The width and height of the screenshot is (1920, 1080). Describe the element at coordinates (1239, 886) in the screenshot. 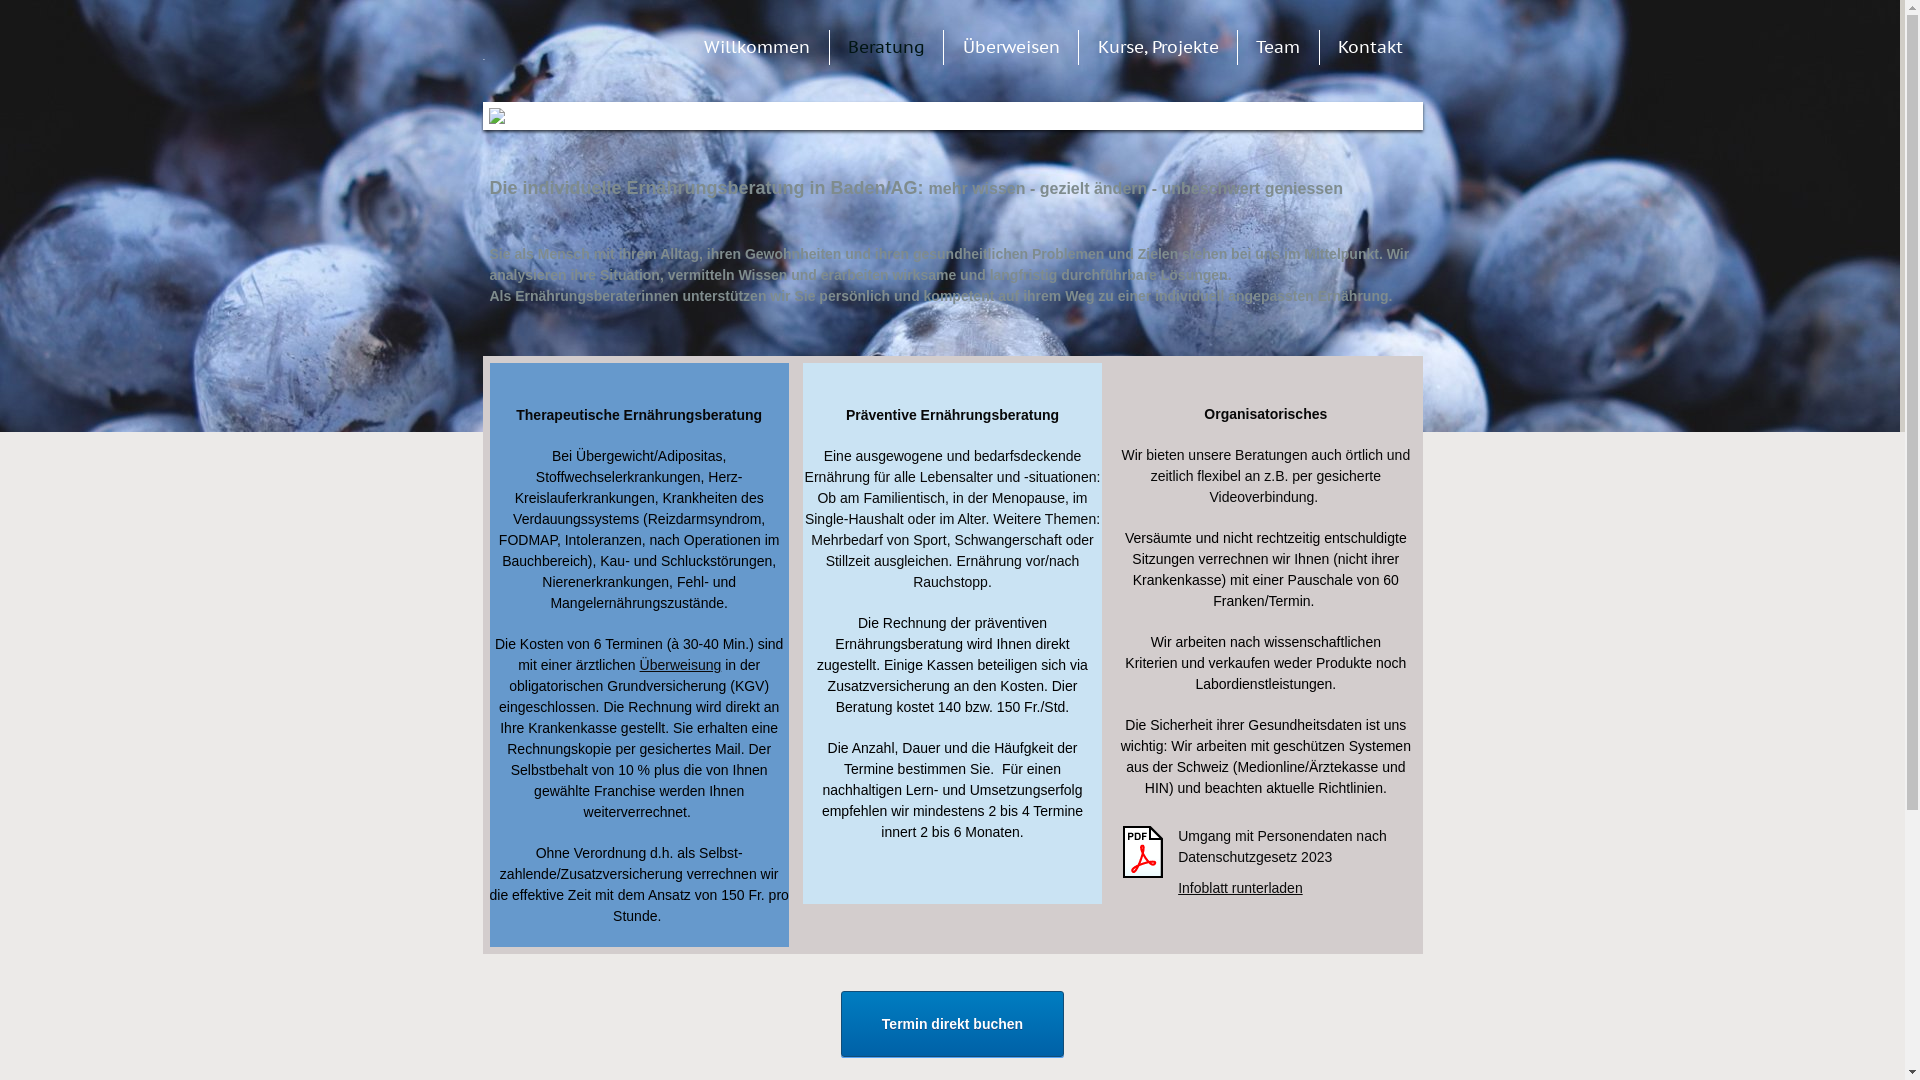

I see `'Infoblatt runterladen'` at that location.